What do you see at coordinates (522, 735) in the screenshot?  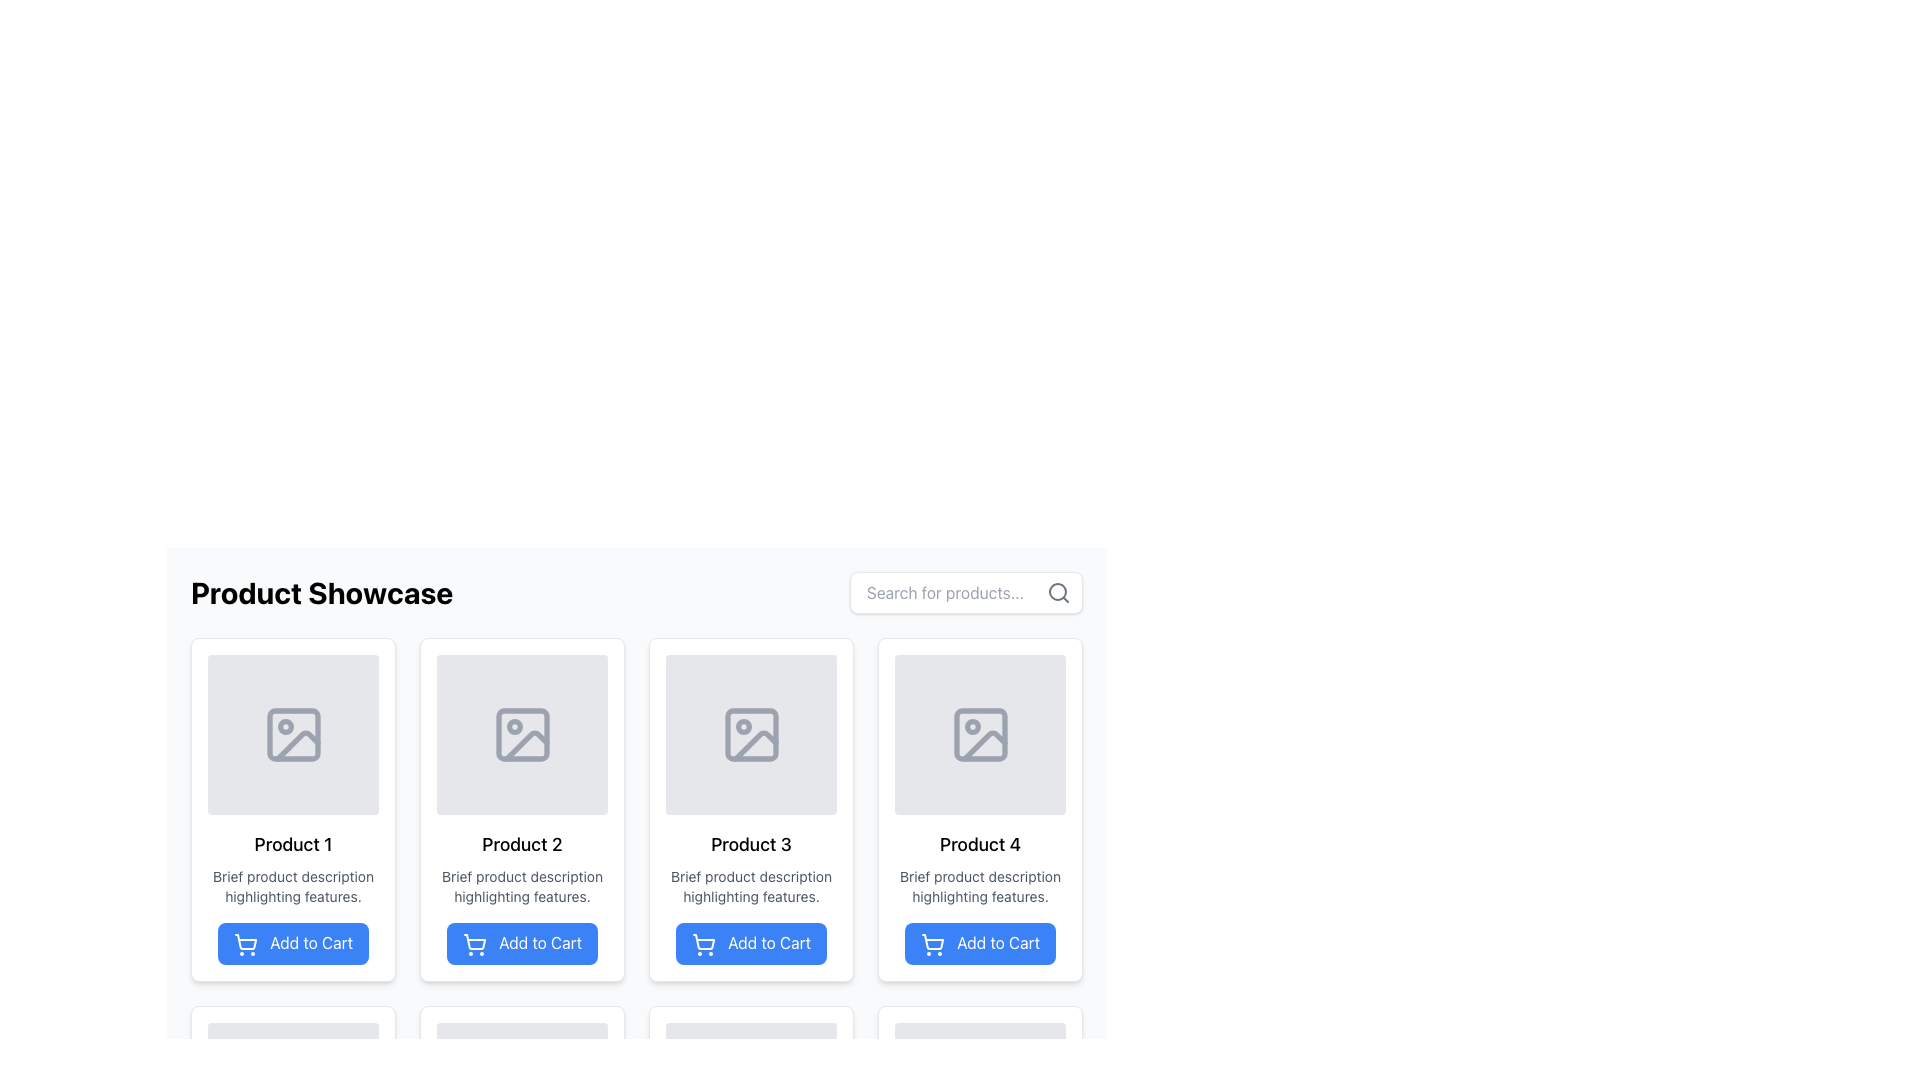 I see `the decorative graphic with rounded corners located in the second product card under the 'Product Showcase' section` at bounding box center [522, 735].